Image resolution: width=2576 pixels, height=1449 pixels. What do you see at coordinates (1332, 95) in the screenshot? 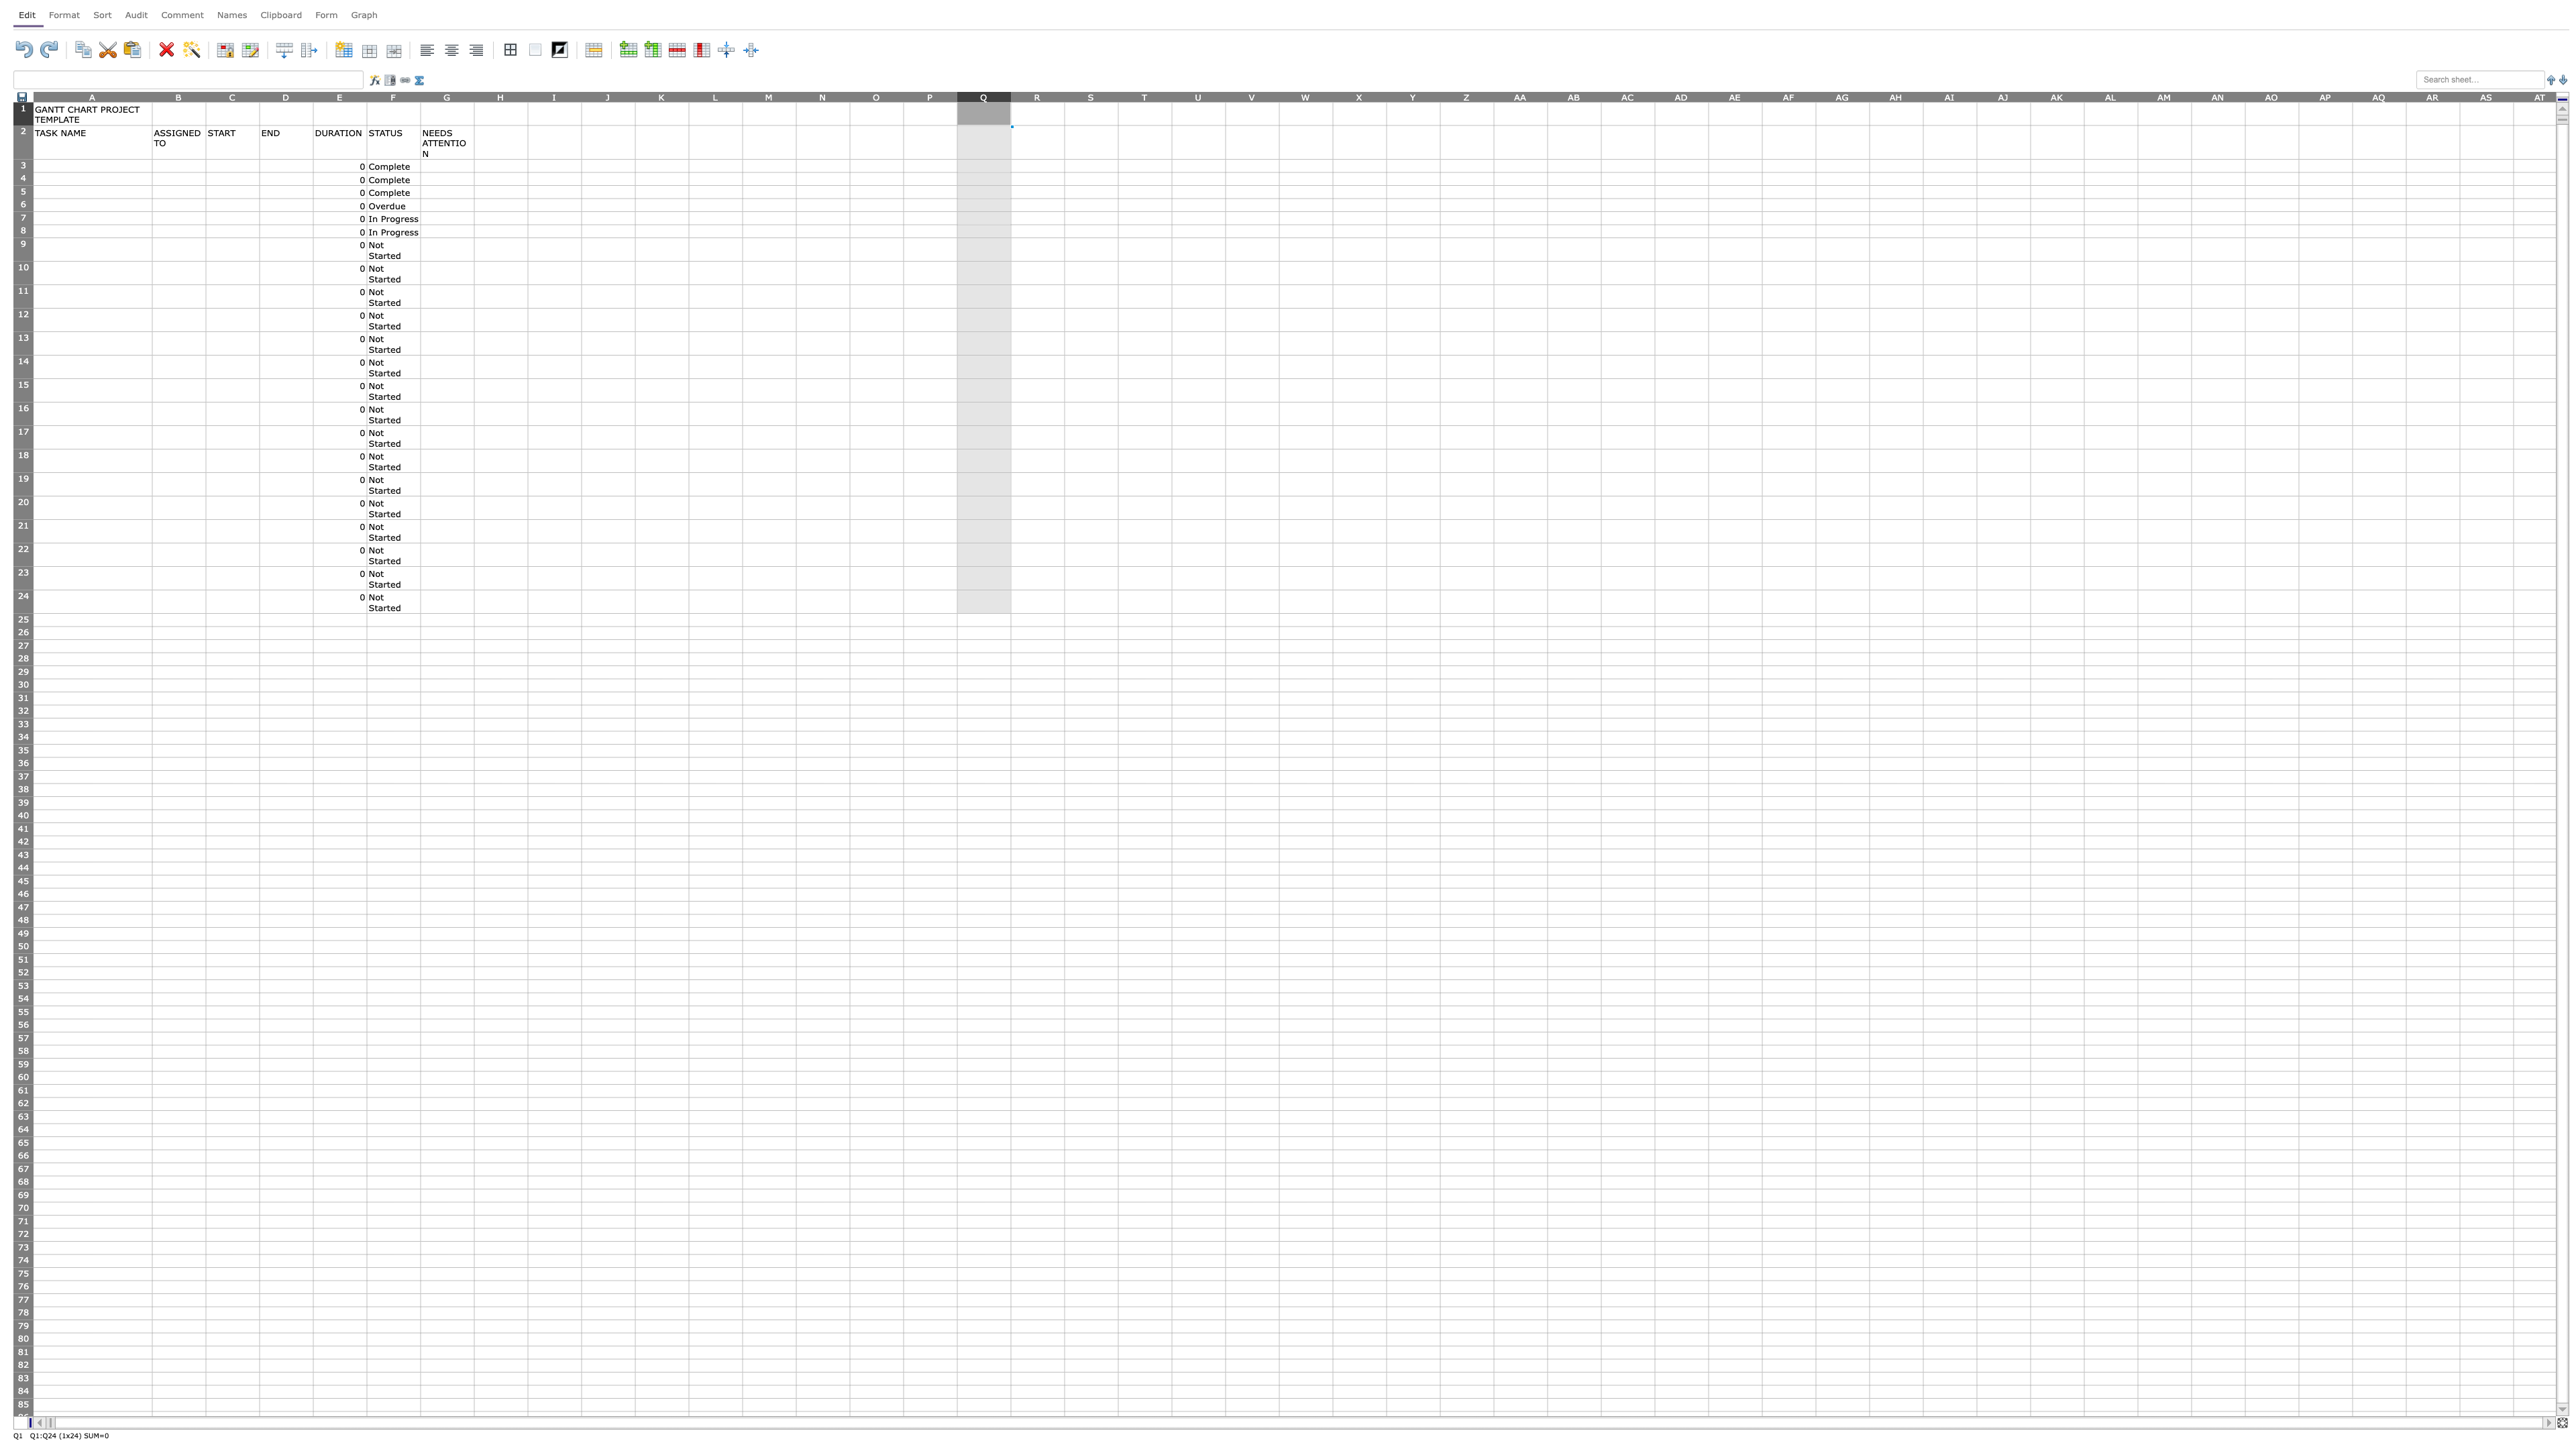
I see `the right edge of column W to resize` at bounding box center [1332, 95].